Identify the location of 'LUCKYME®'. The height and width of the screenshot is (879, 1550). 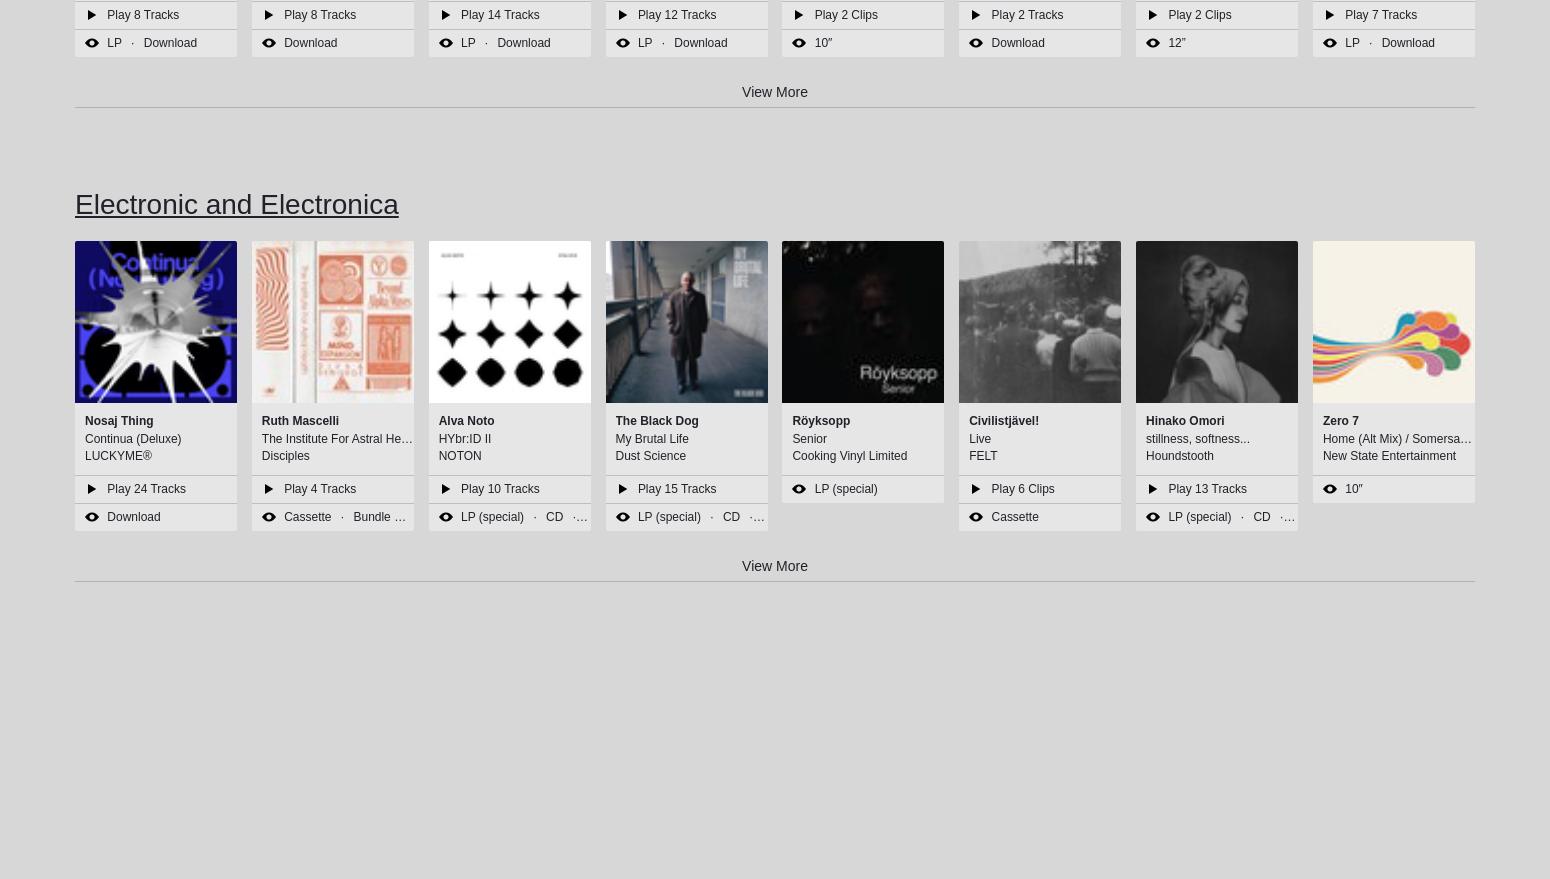
(84, 454).